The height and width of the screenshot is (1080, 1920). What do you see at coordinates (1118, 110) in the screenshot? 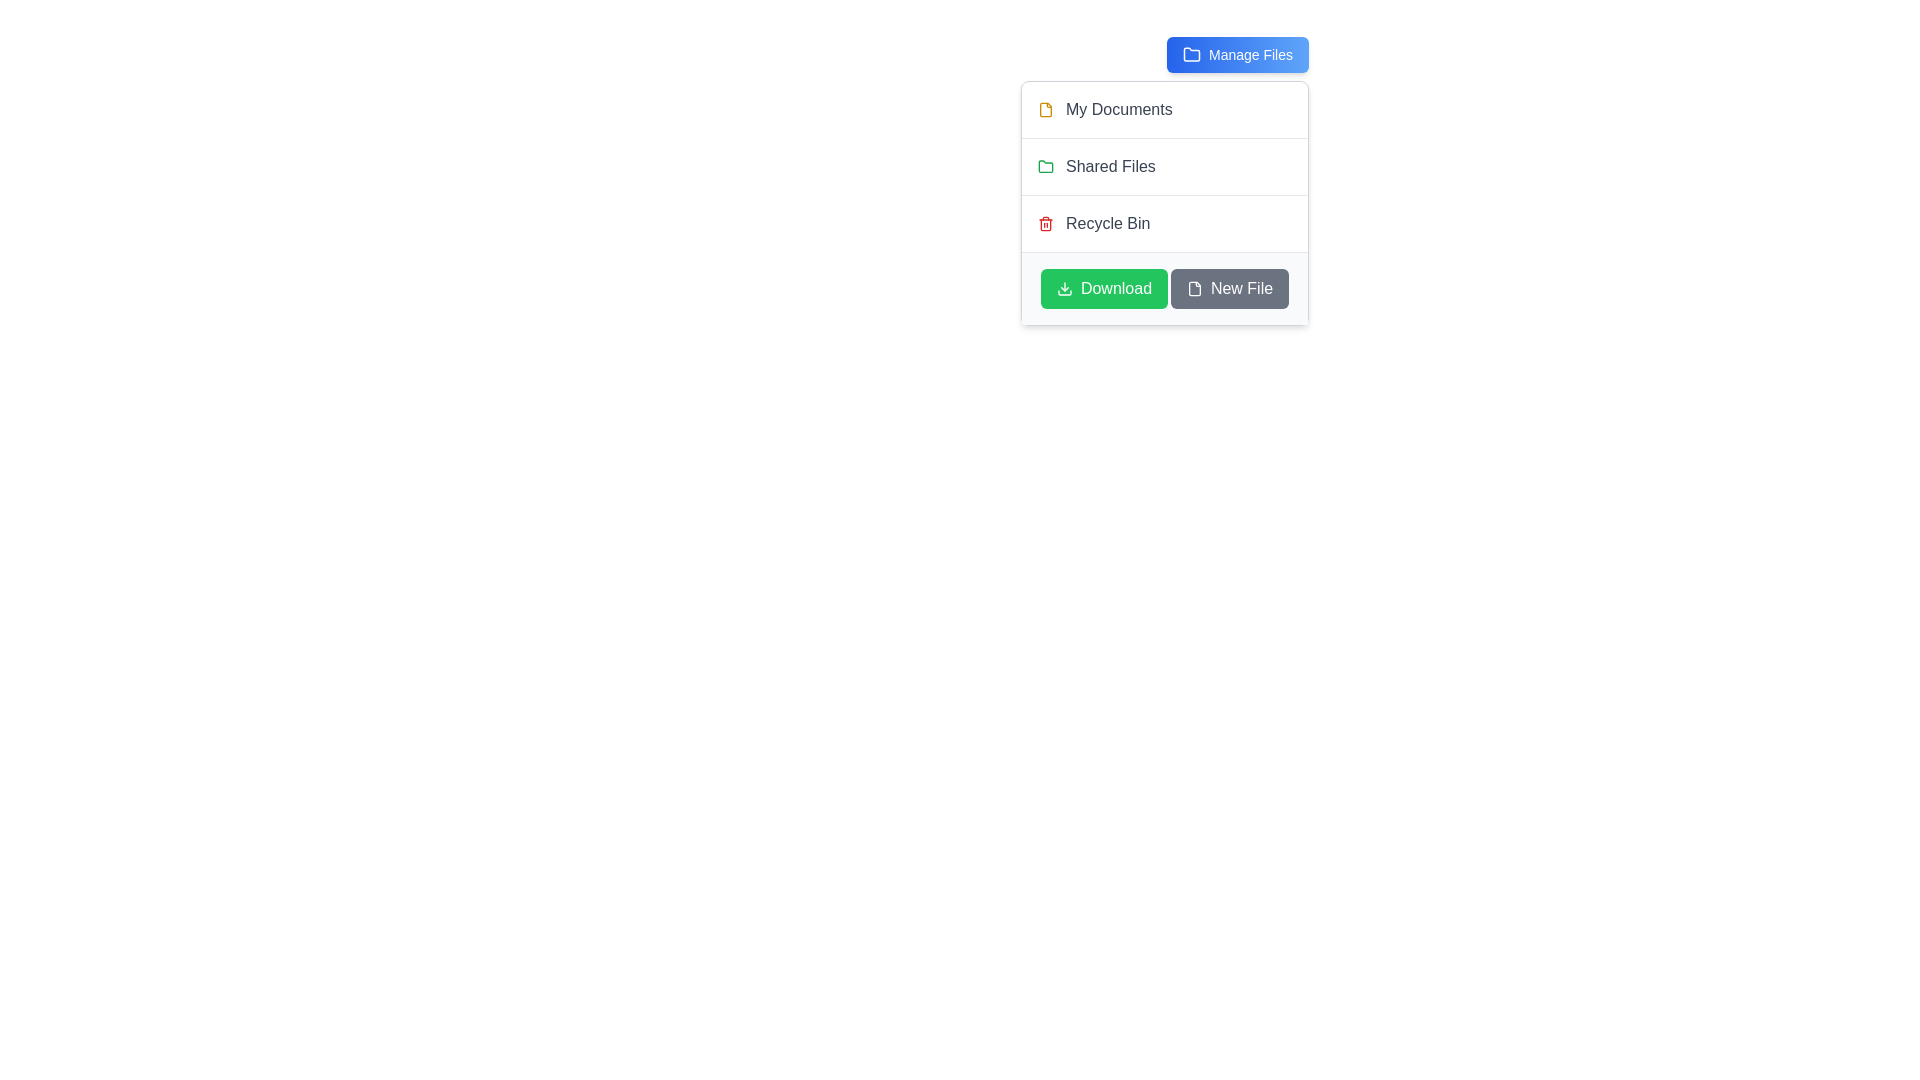
I see `text label displaying 'My Documents' located to the right of a yellow file icon in the first row of the layered menu interface` at bounding box center [1118, 110].